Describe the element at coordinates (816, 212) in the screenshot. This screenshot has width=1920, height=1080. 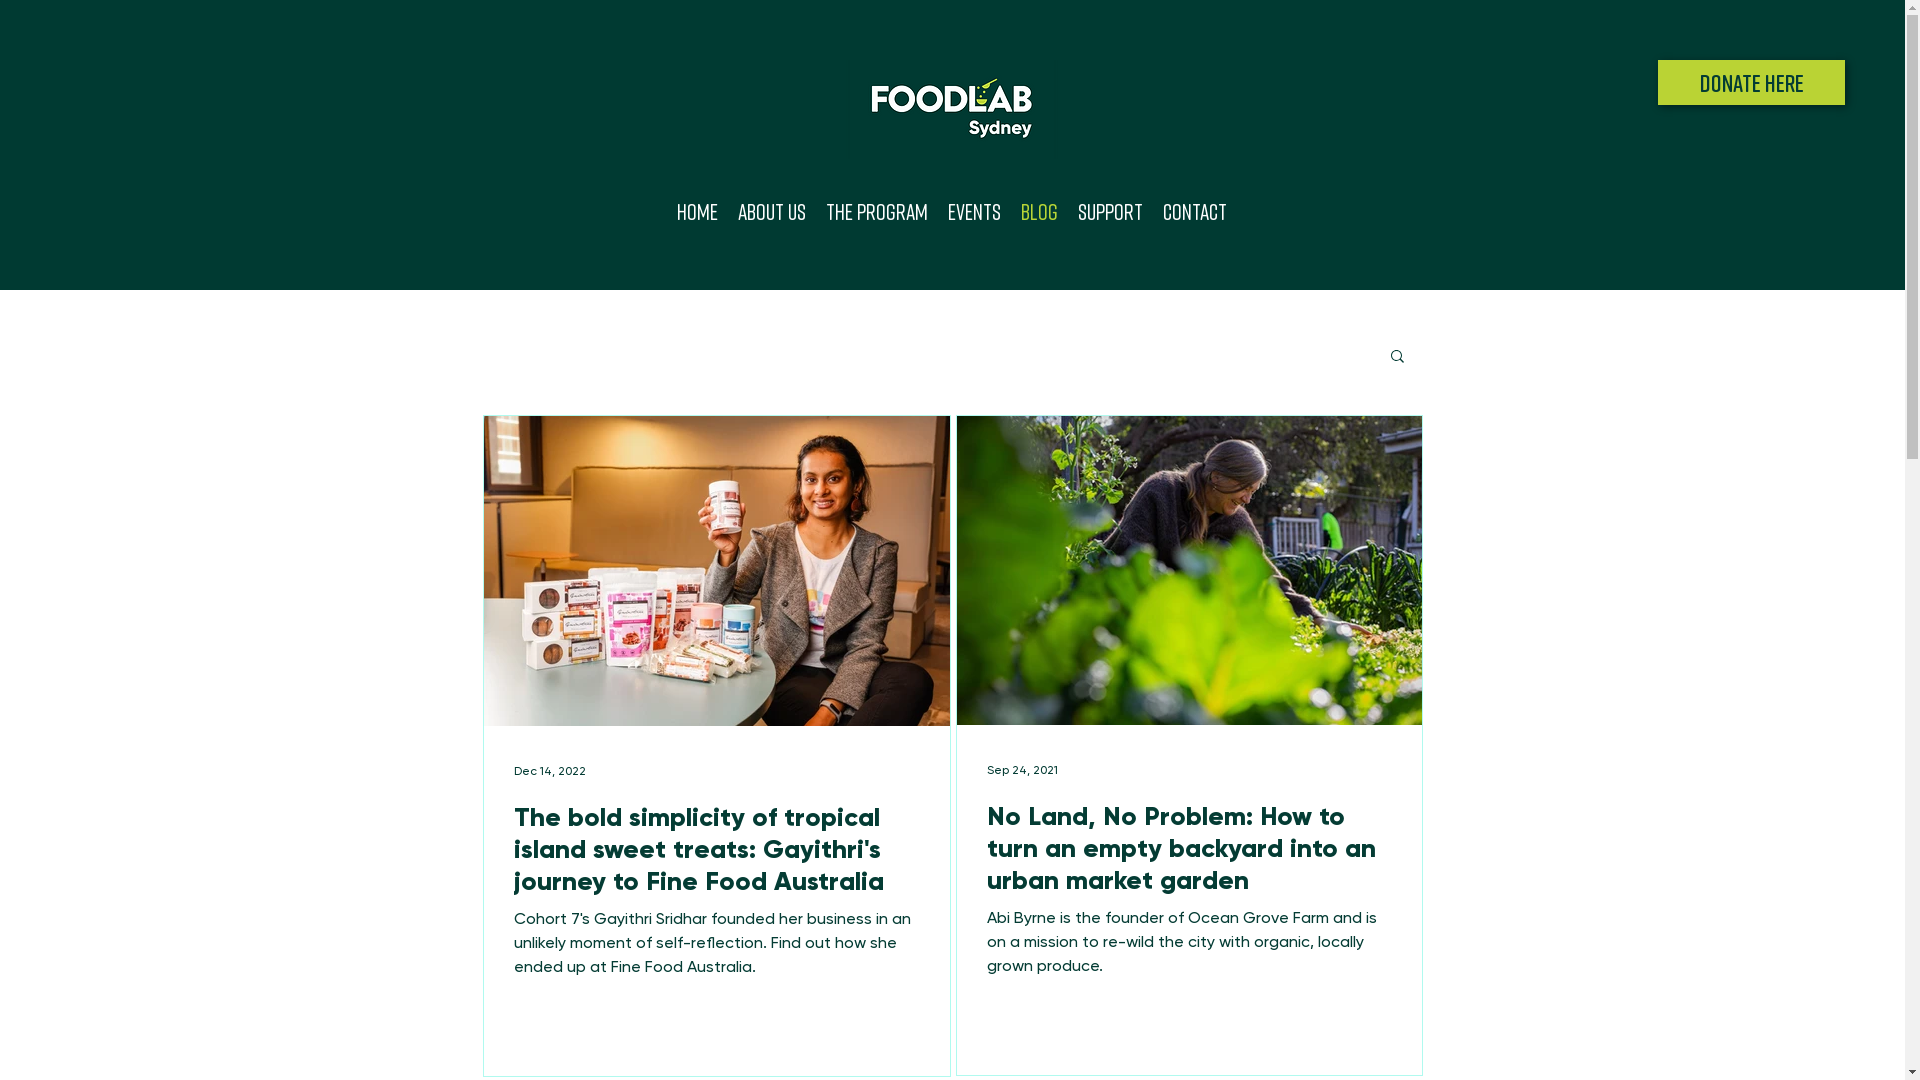
I see `'The Program'` at that location.